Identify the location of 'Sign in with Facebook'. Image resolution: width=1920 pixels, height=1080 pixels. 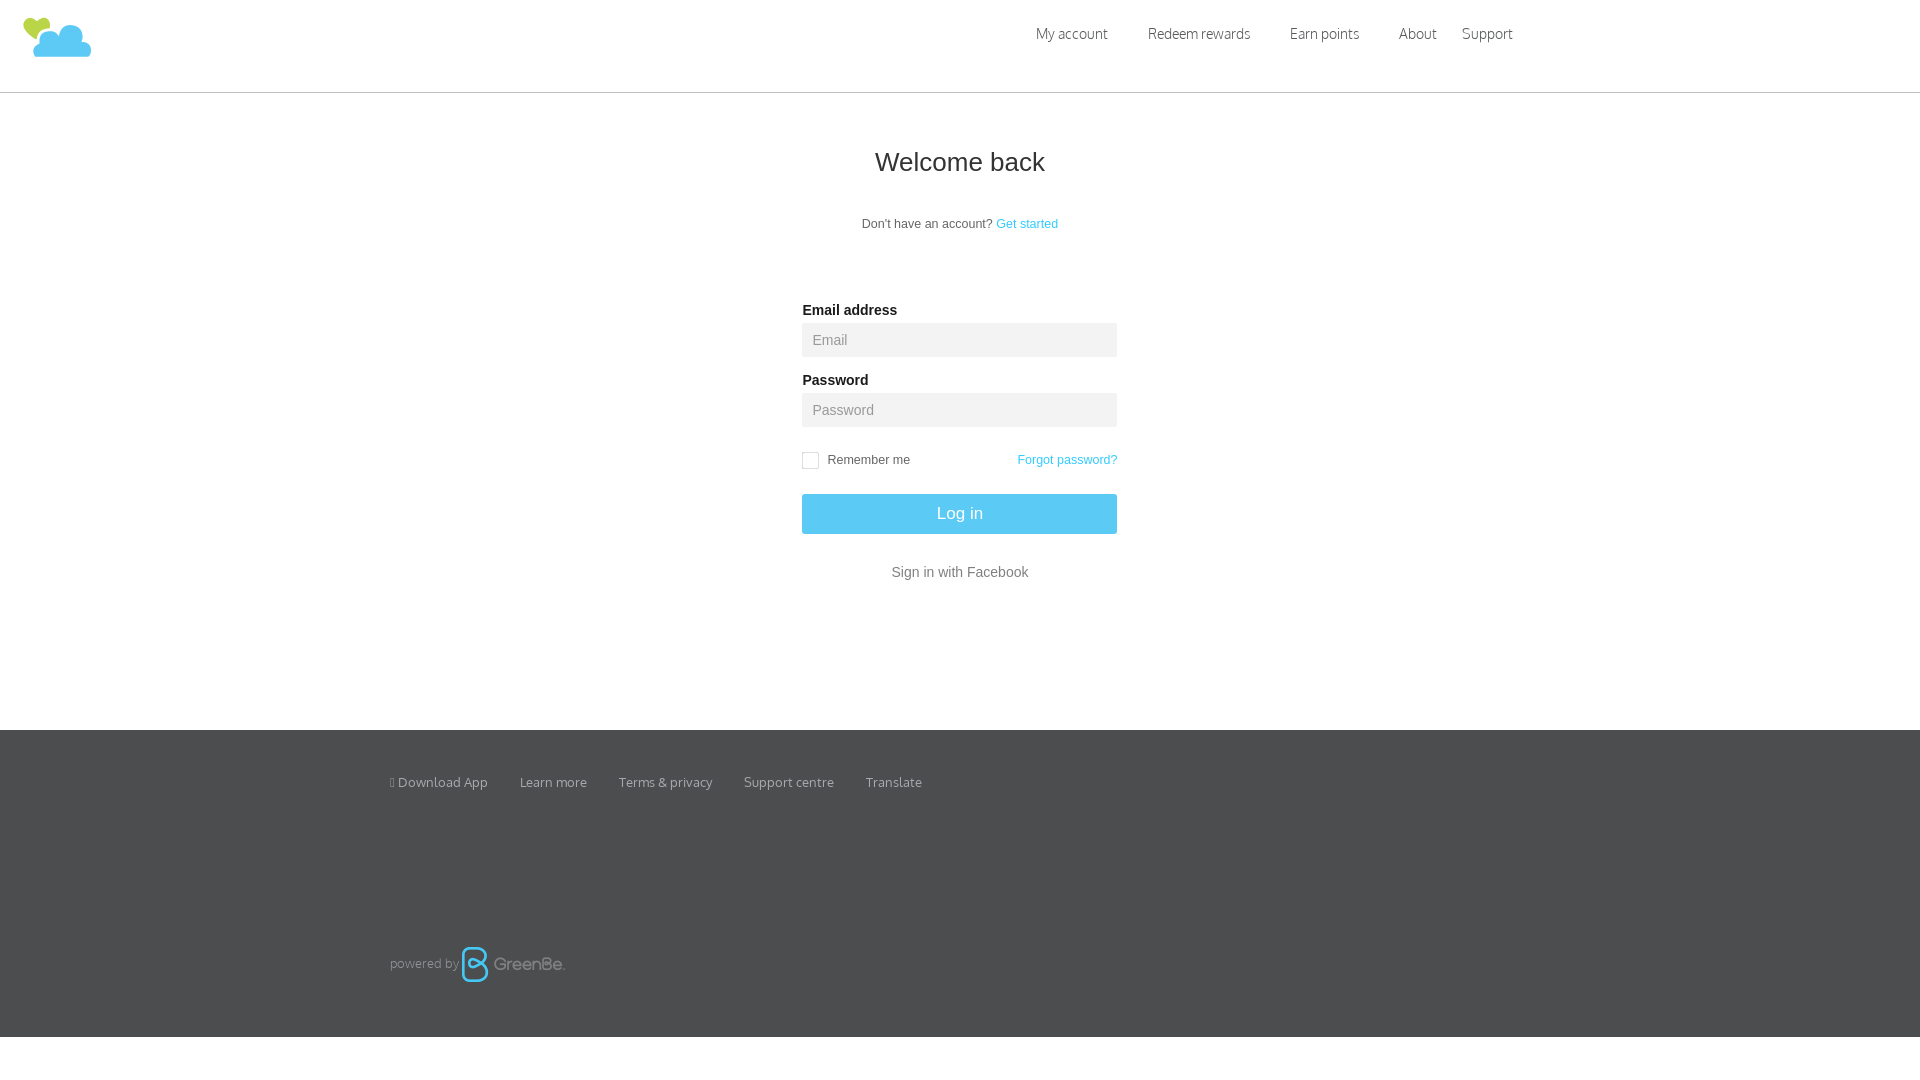
(958, 571).